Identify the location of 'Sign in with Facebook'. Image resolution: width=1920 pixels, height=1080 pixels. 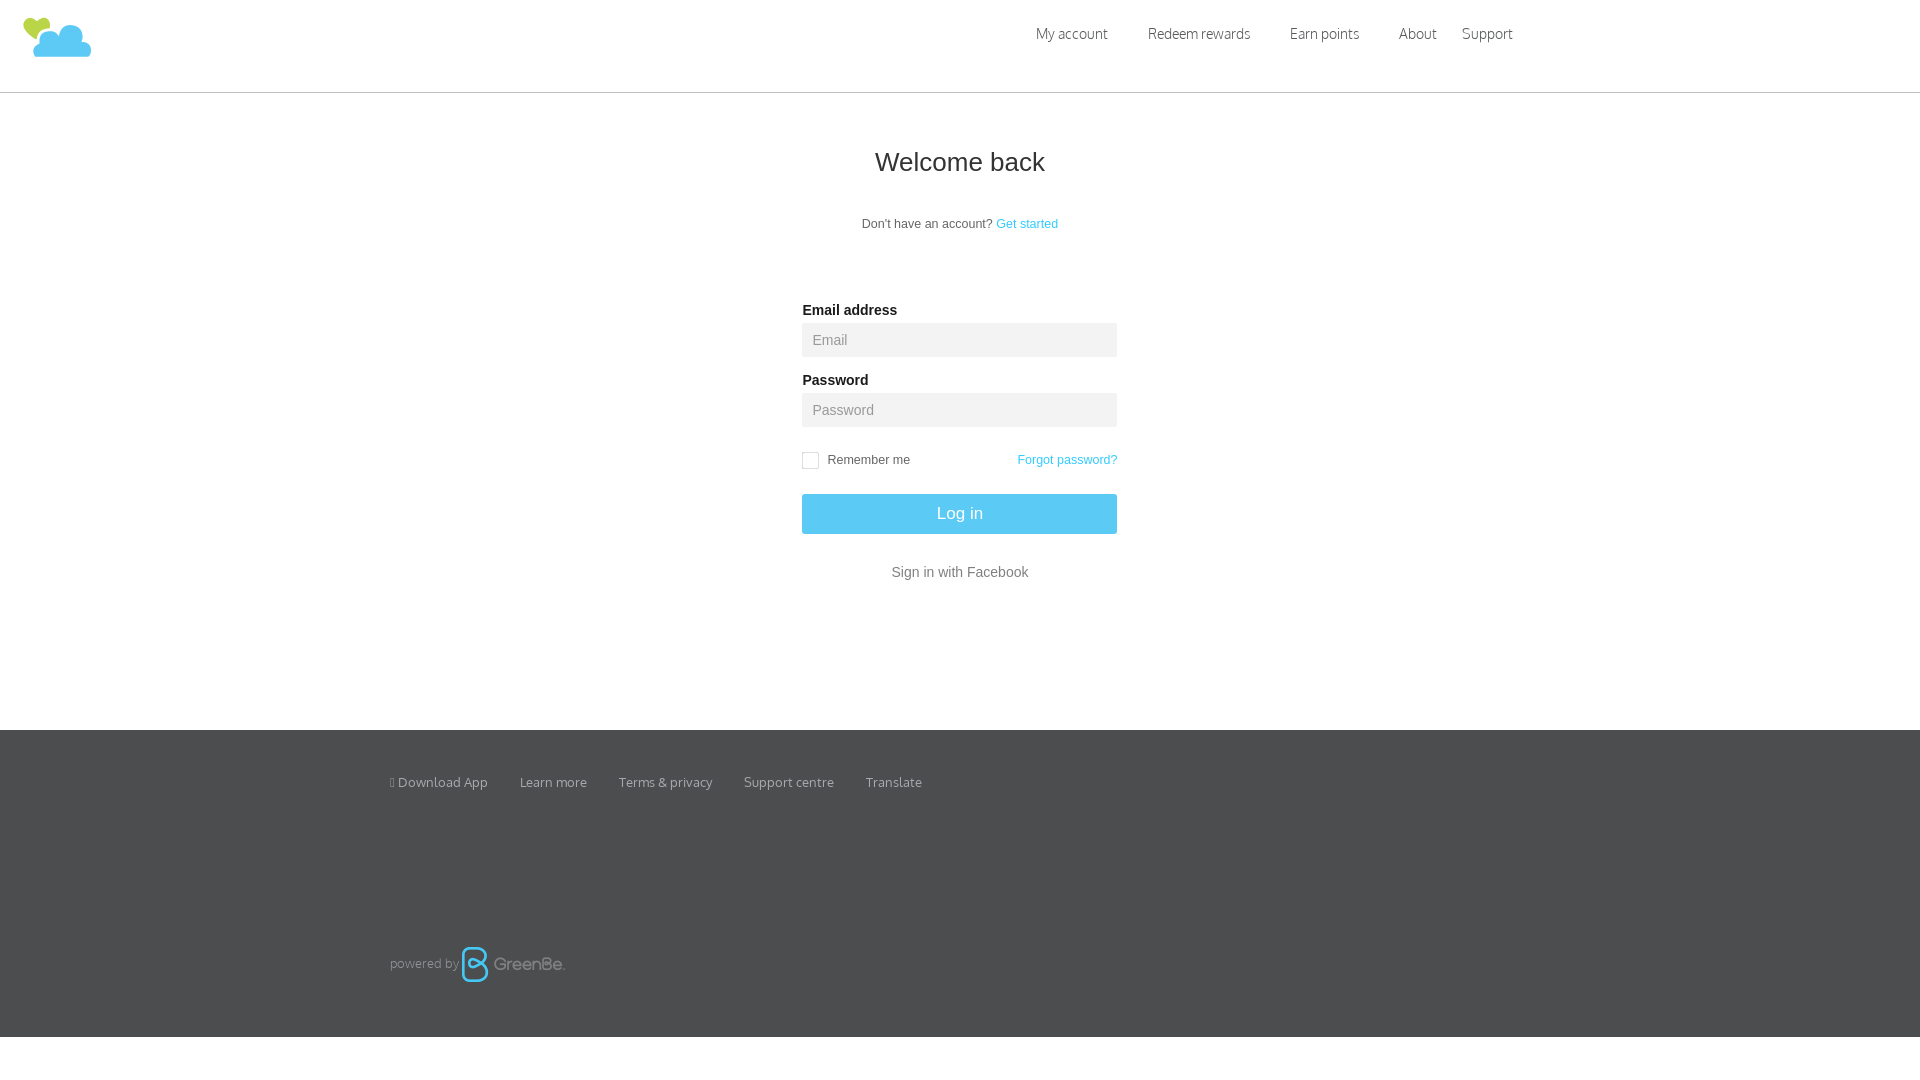
(958, 571).